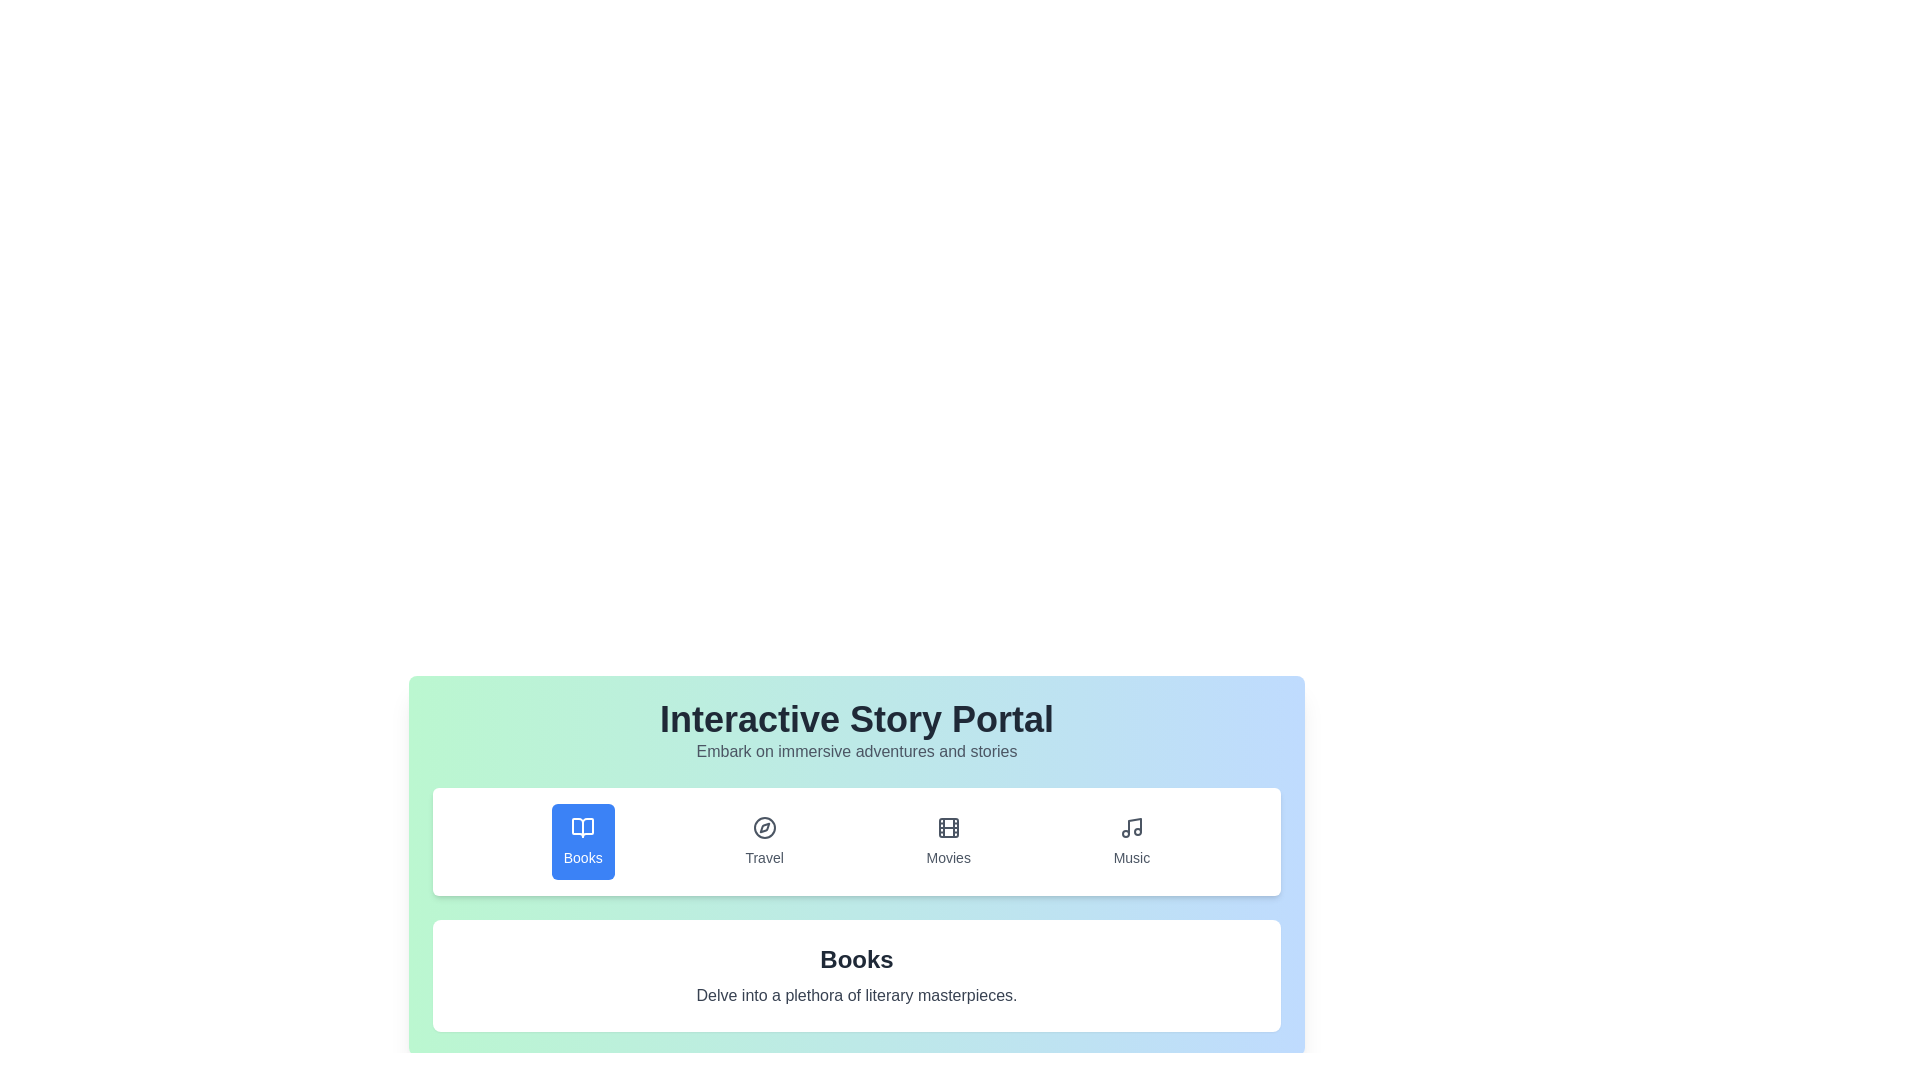  Describe the element at coordinates (582, 841) in the screenshot. I see `the 'Books' category button to possibly reveal additional information or effects` at that location.